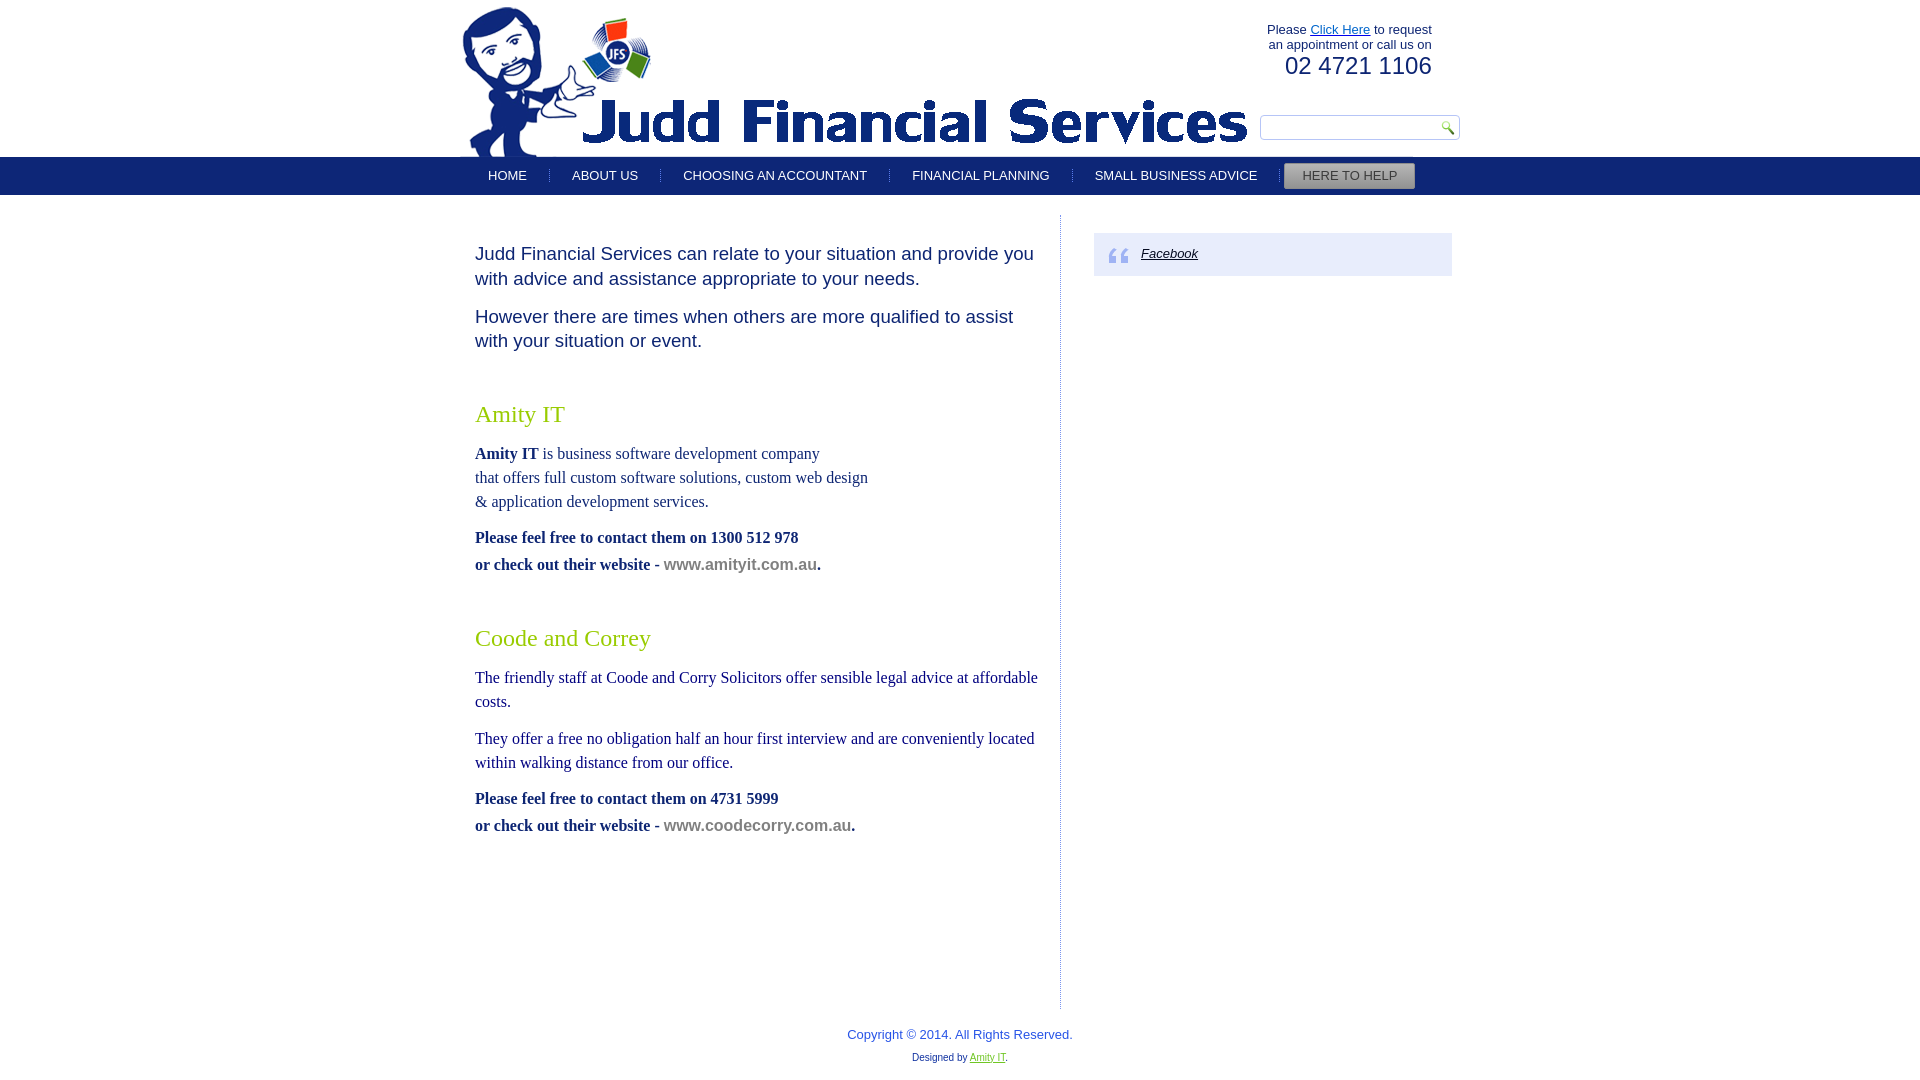 The width and height of the screenshot is (1920, 1080). Describe the element at coordinates (1349, 175) in the screenshot. I see `'HERE TO HELP'` at that location.